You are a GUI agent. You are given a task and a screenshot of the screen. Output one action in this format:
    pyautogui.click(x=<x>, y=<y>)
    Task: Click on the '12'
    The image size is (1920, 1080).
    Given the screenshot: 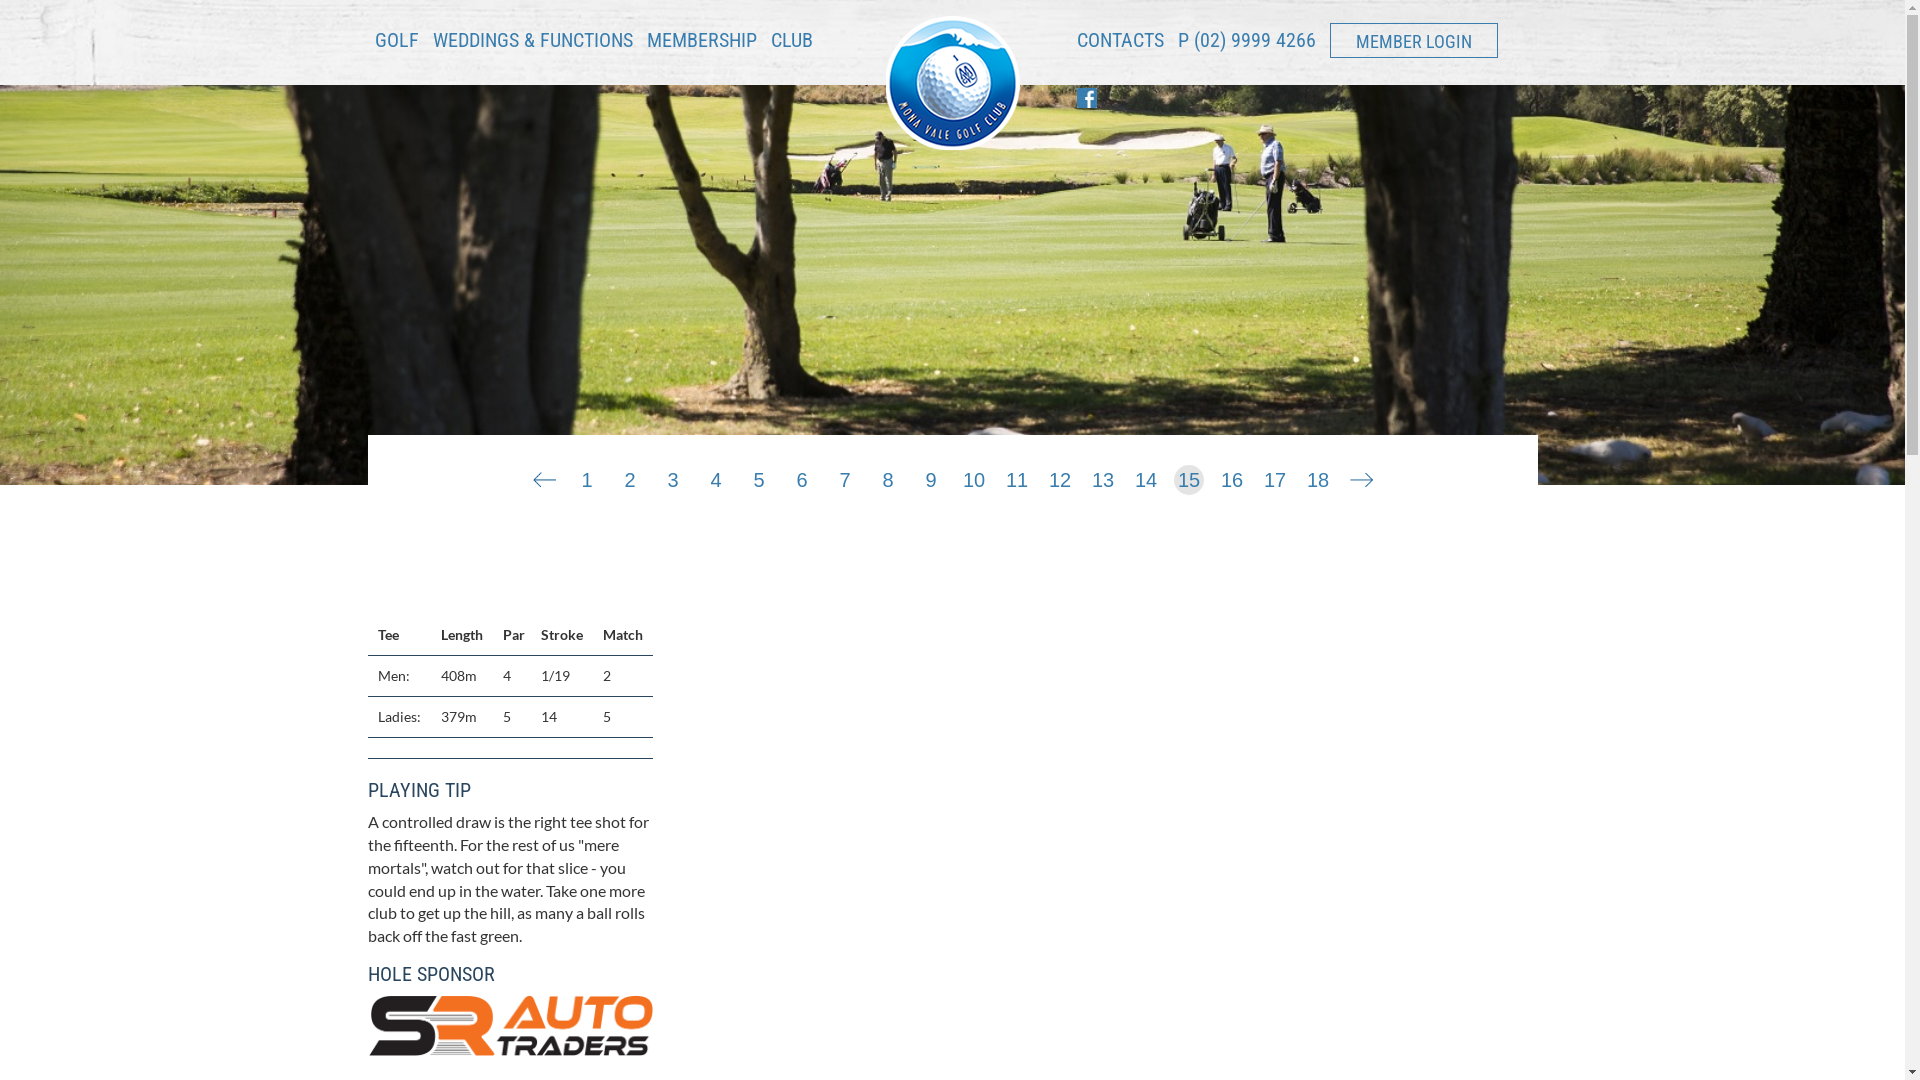 What is the action you would take?
    pyautogui.click(x=1044, y=475)
    